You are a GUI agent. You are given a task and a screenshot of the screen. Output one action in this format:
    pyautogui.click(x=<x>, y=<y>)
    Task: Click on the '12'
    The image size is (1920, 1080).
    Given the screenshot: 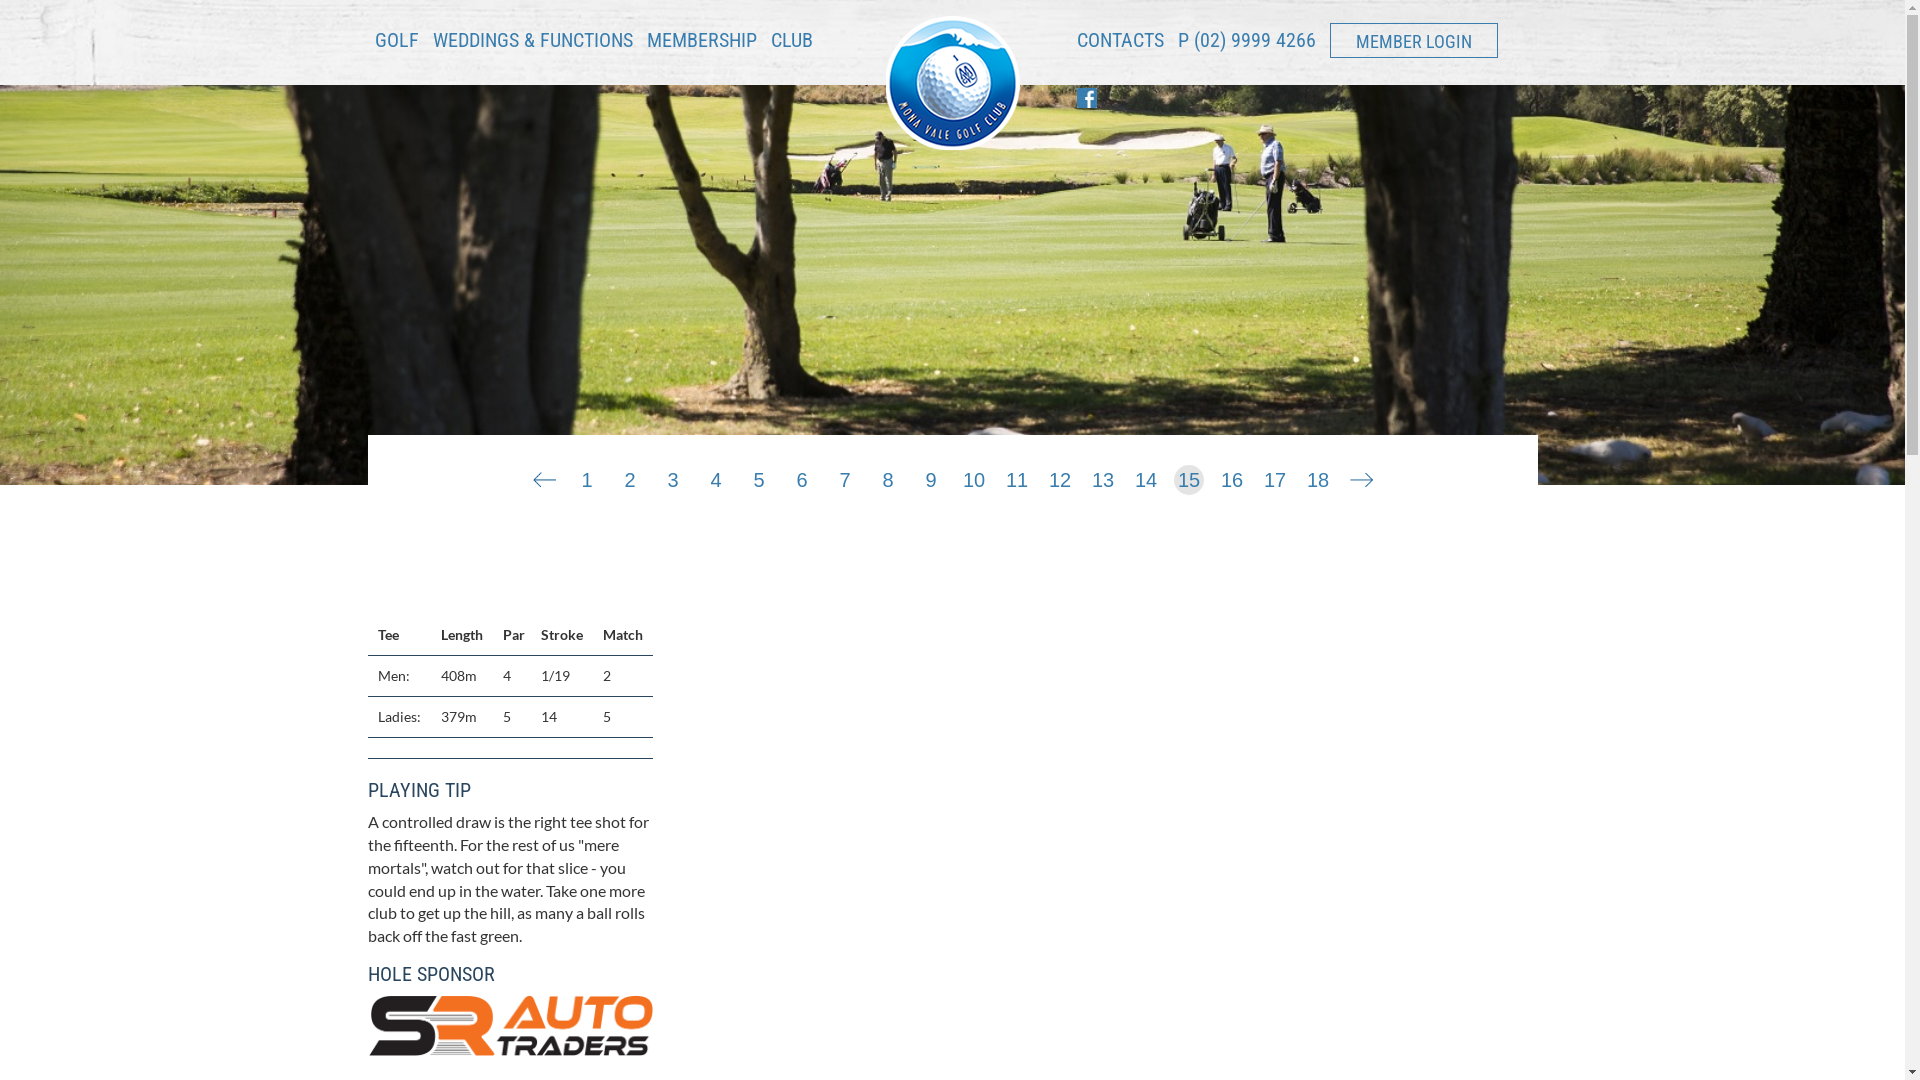 What is the action you would take?
    pyautogui.click(x=1044, y=475)
    